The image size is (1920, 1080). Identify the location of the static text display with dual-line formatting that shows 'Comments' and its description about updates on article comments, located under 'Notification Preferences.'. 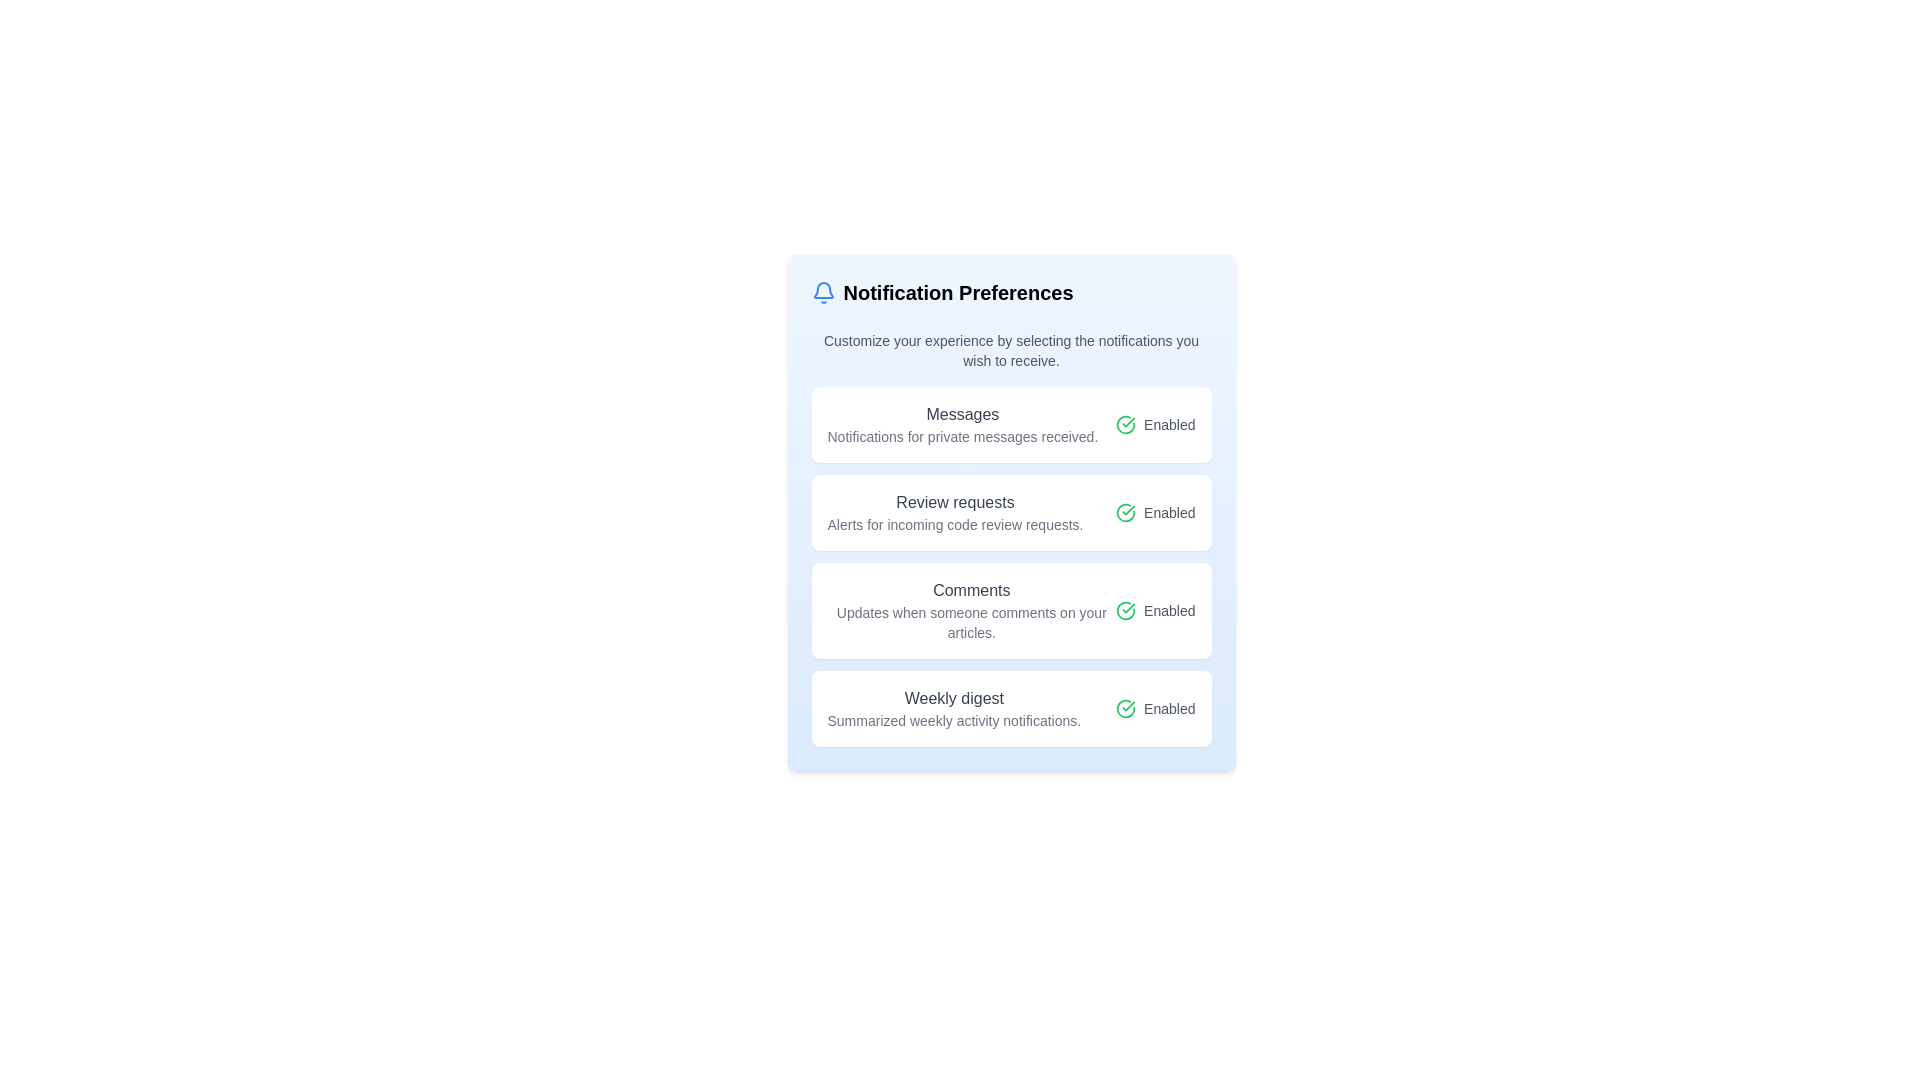
(971, 609).